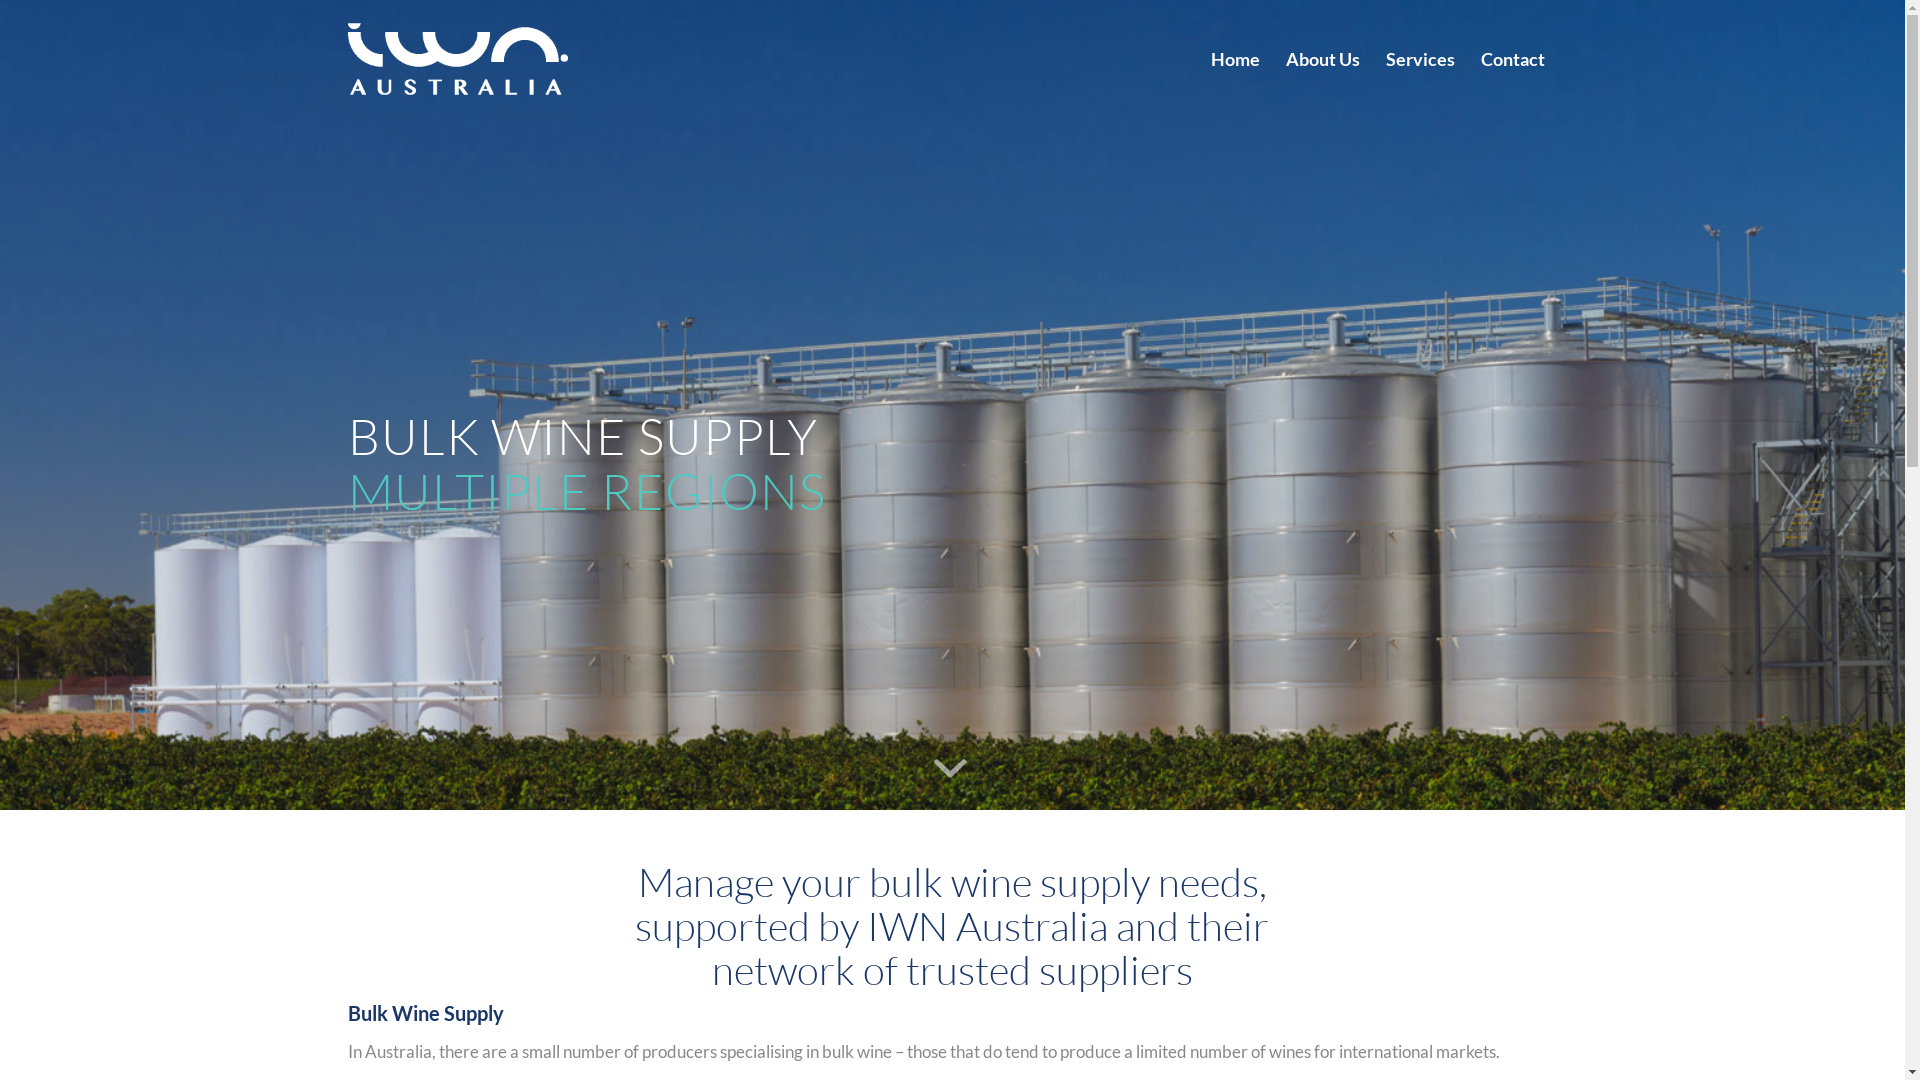 The height and width of the screenshot is (1080, 1920). I want to click on 'Services', so click(1418, 57).